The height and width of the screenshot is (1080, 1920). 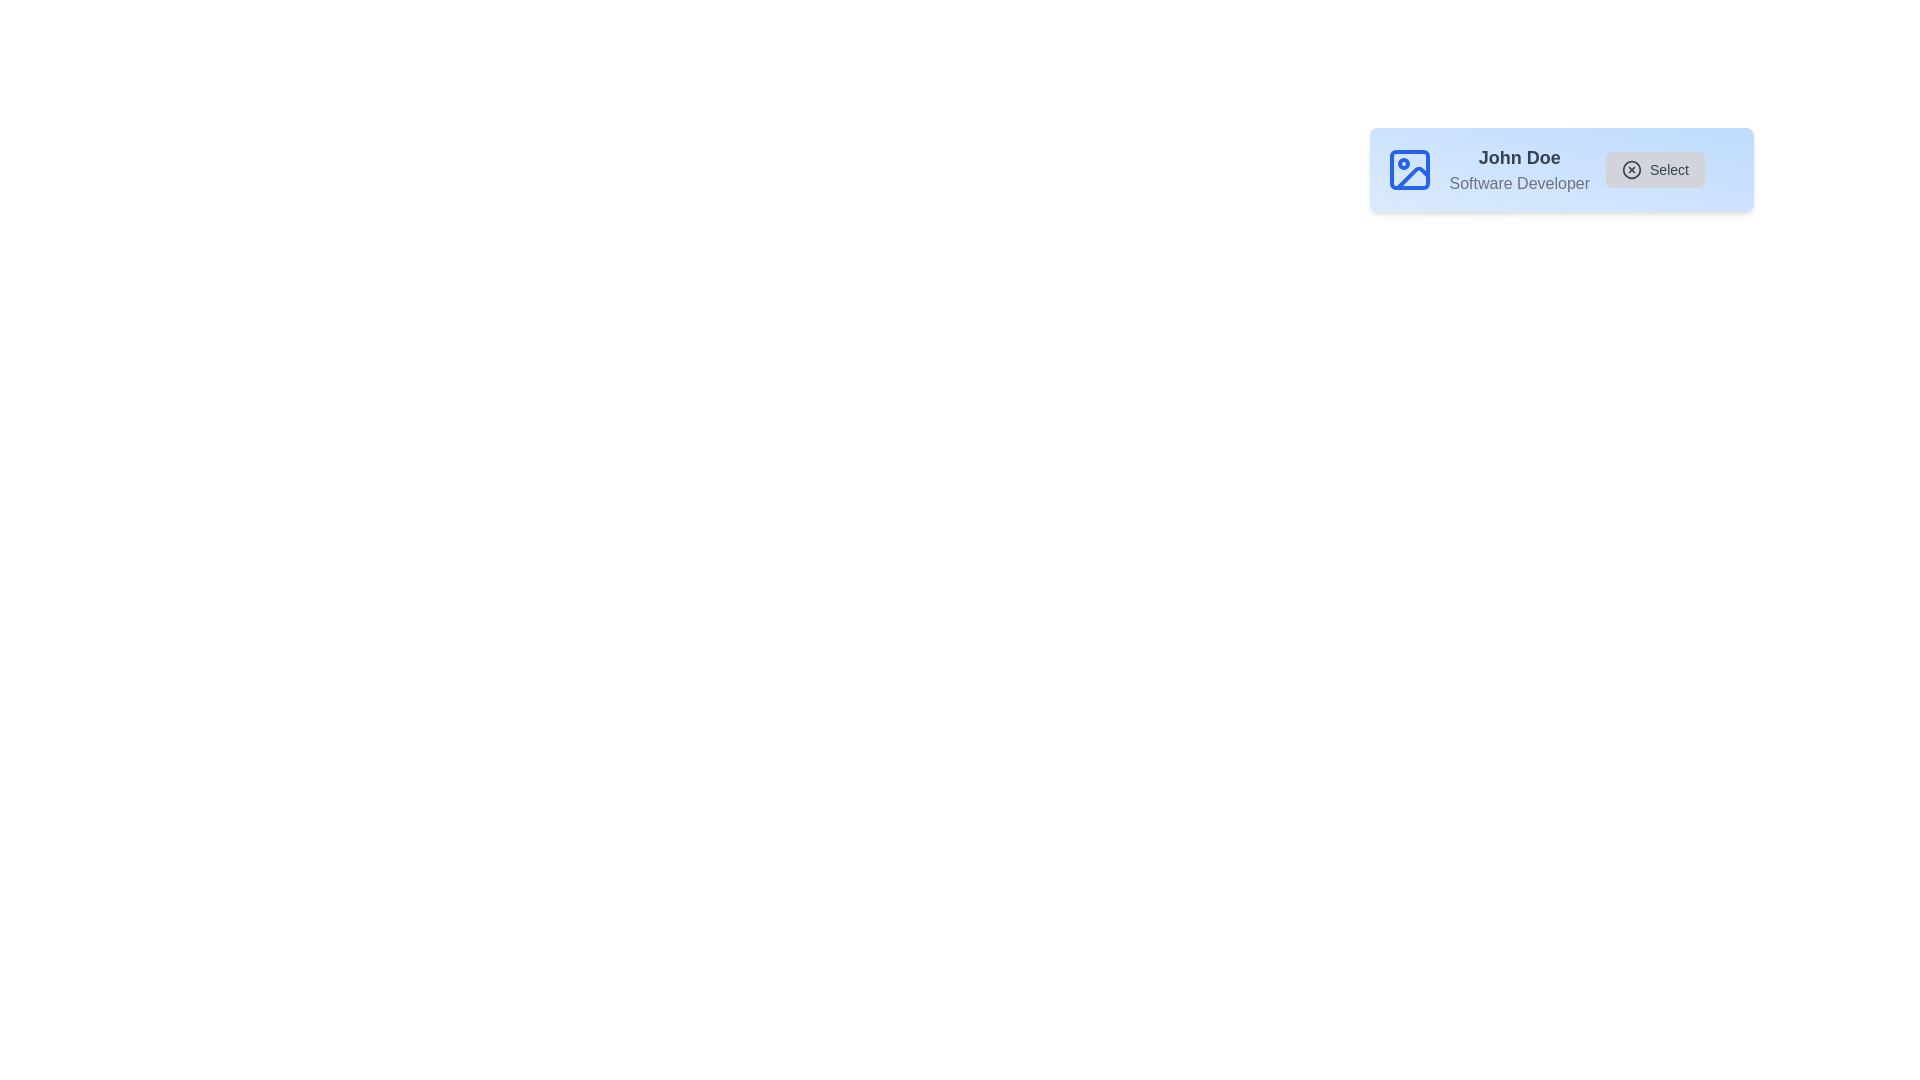 What do you see at coordinates (1408, 168) in the screenshot?
I see `the image icon to interact with it` at bounding box center [1408, 168].